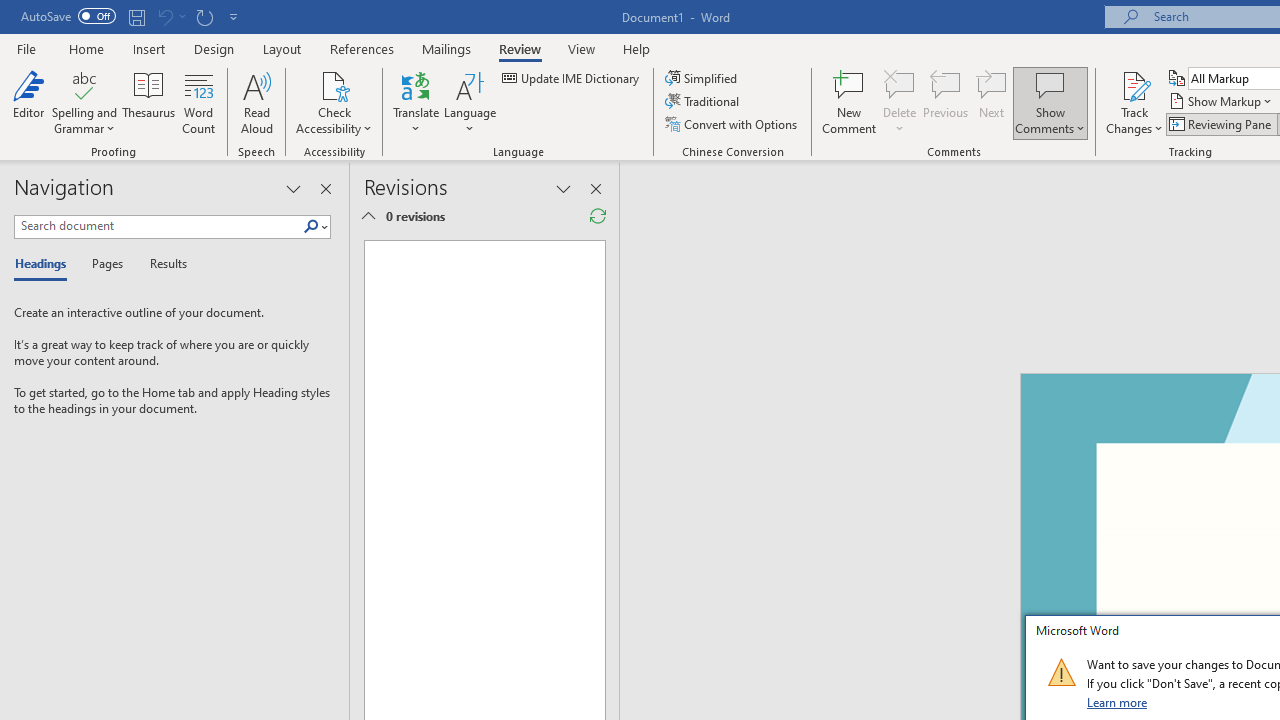  Describe the element at coordinates (992, 103) in the screenshot. I see `'Next'` at that location.